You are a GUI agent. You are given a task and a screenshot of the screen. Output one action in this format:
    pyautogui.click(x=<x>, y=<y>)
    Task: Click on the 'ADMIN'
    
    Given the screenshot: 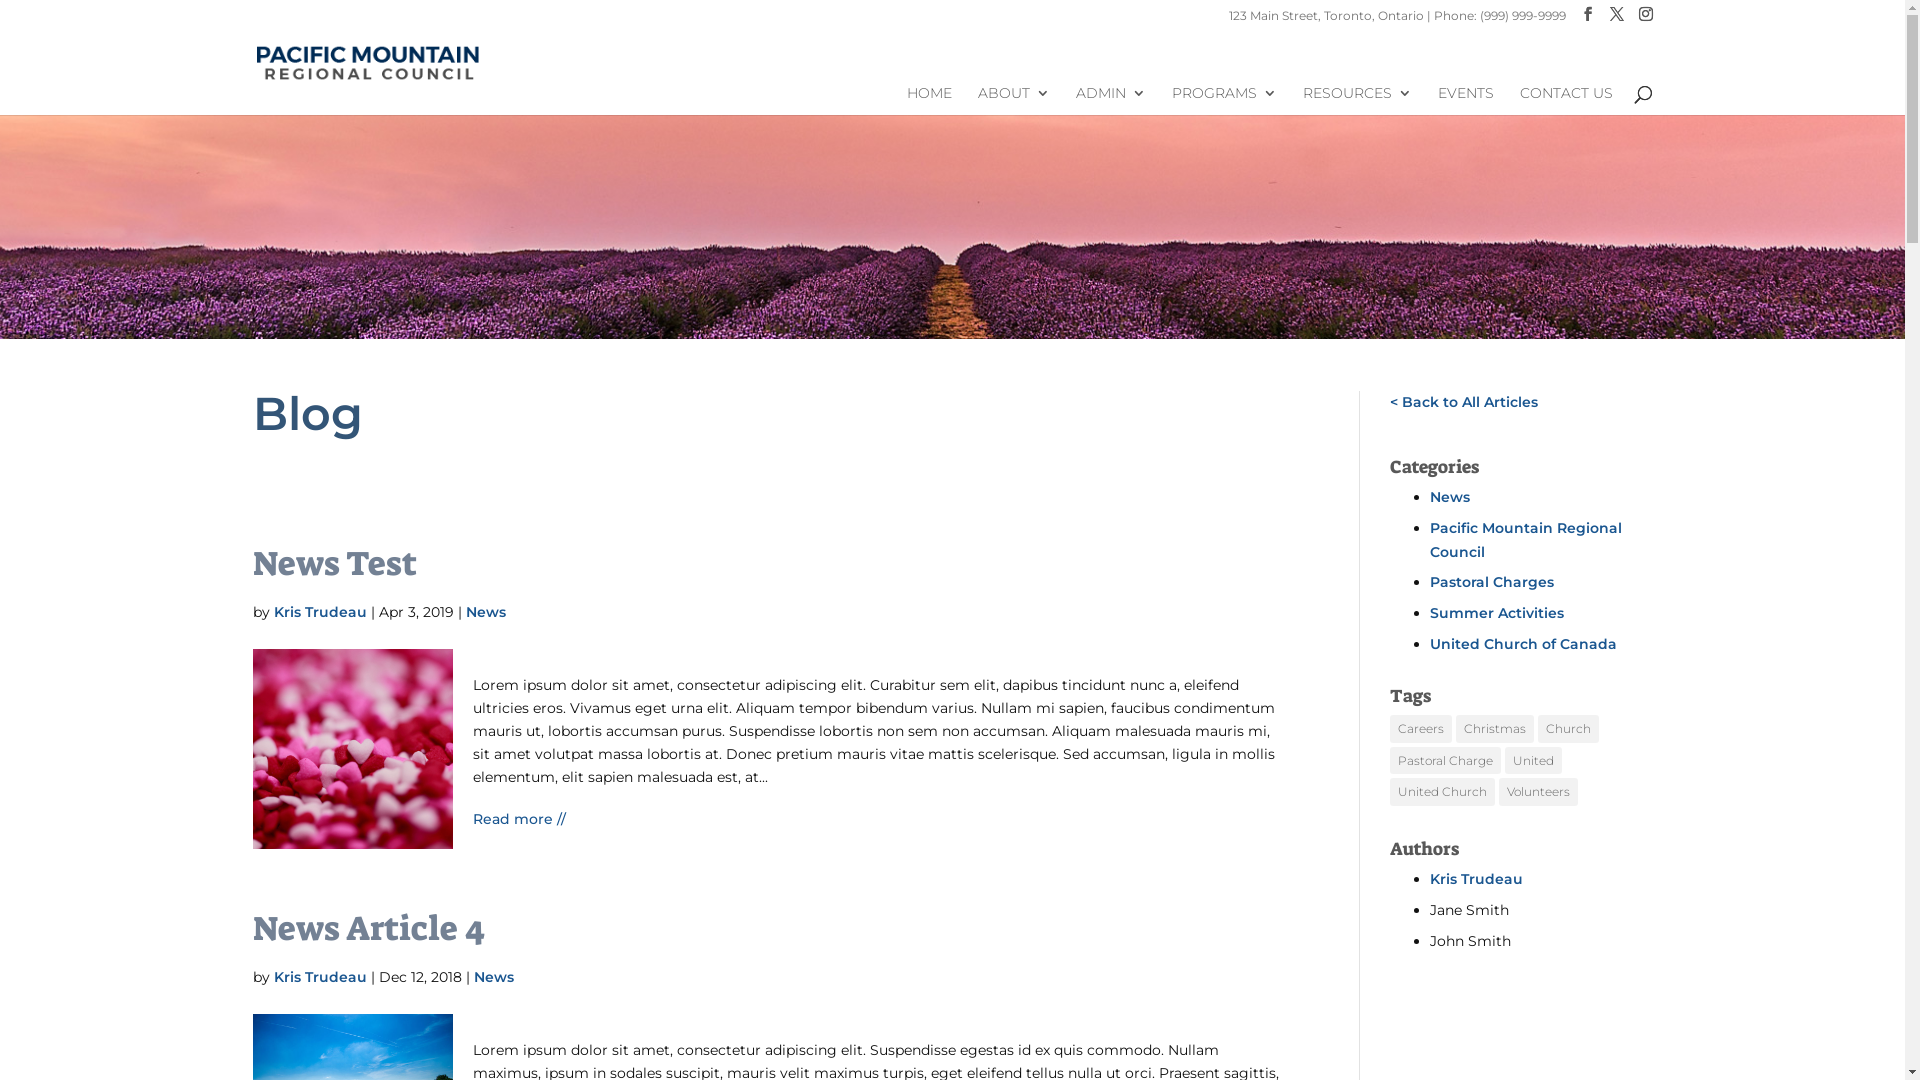 What is the action you would take?
    pyautogui.click(x=1109, y=100)
    